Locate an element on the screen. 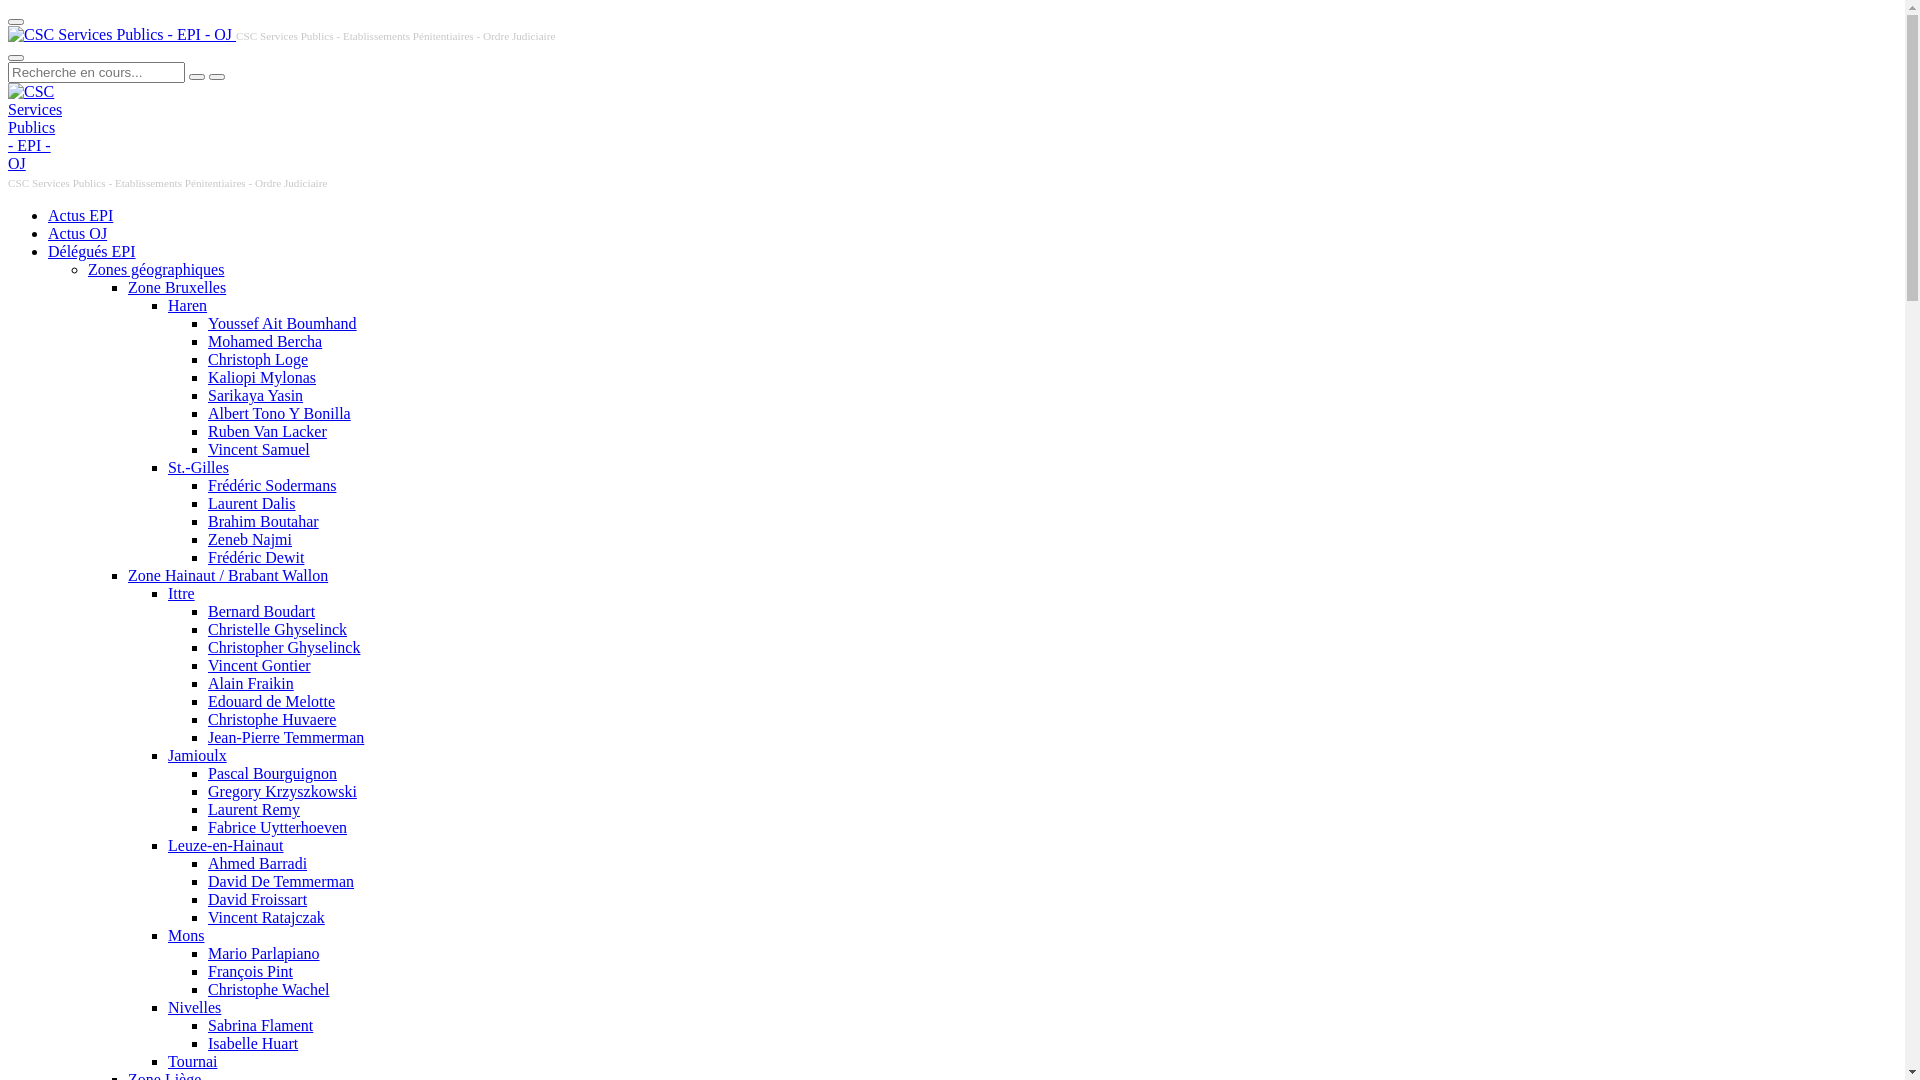 The image size is (1920, 1080). 'David Froissart' is located at coordinates (256, 898).